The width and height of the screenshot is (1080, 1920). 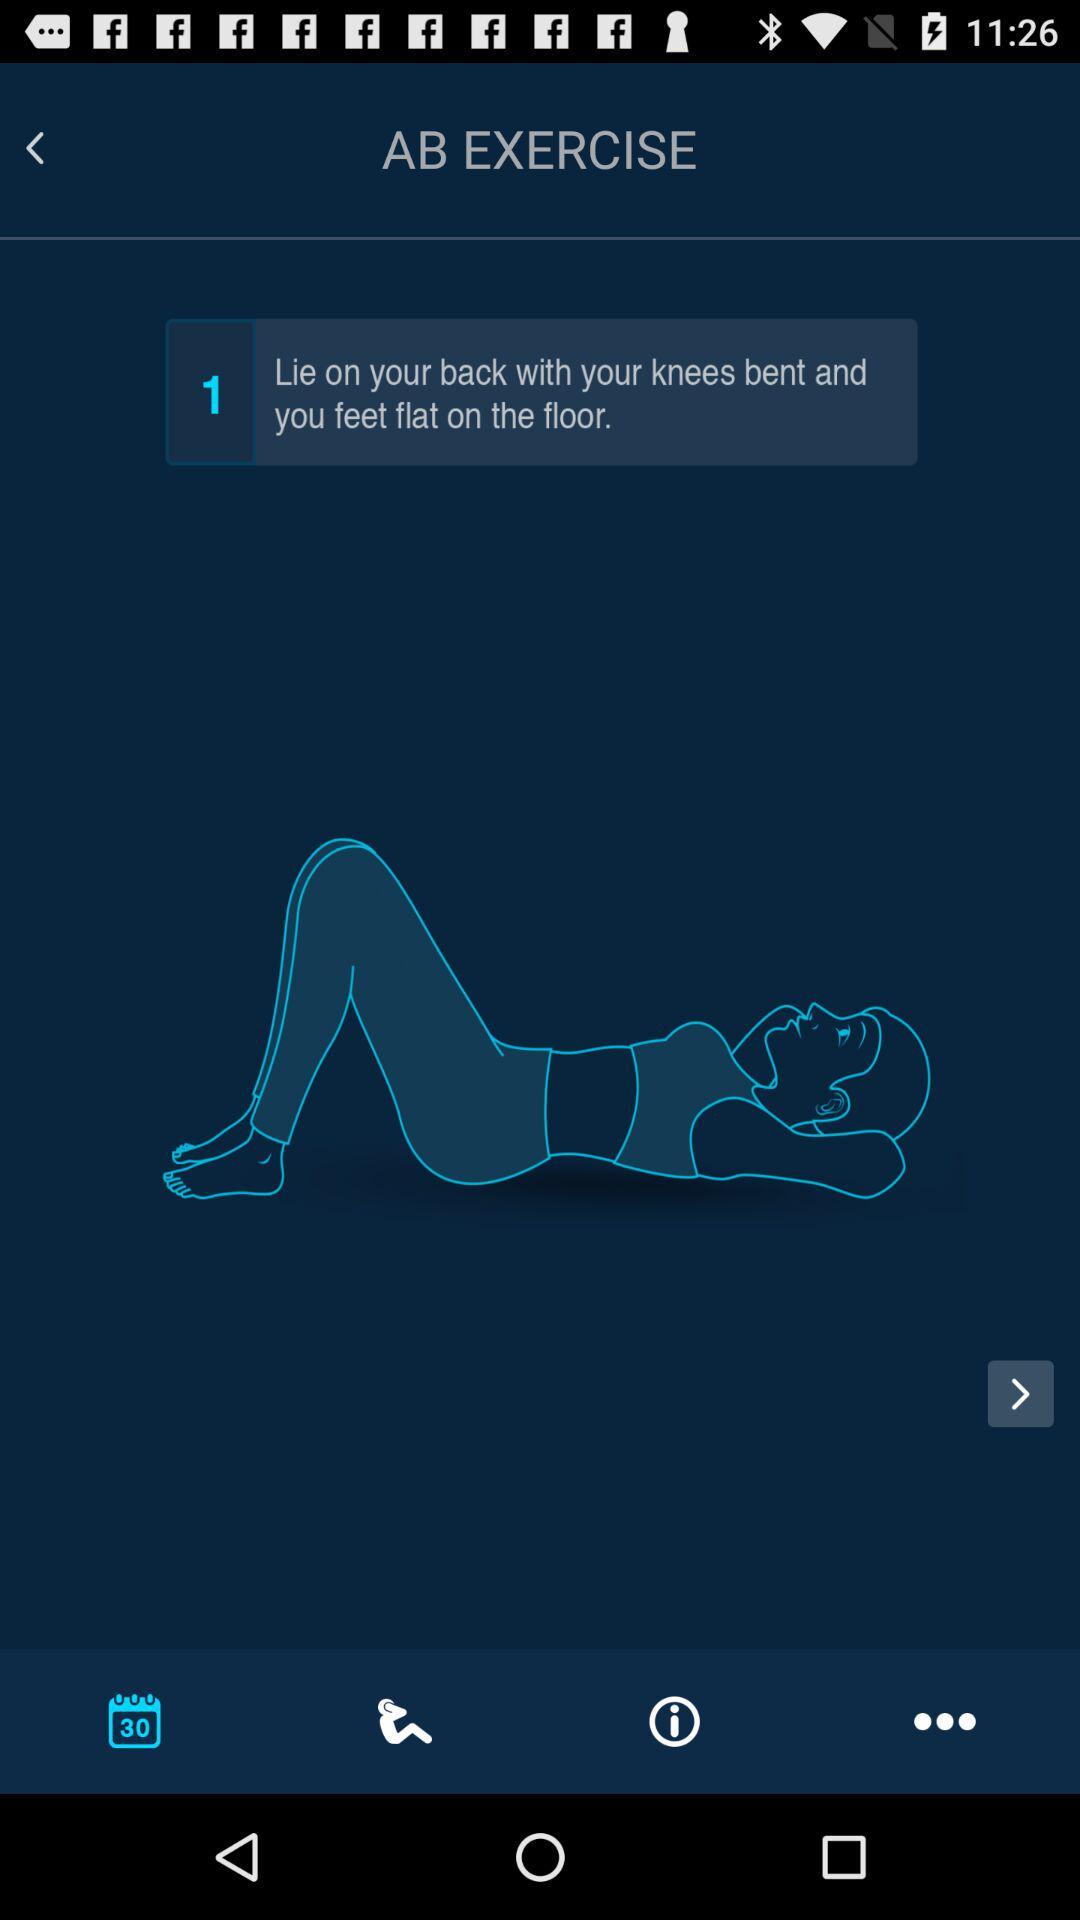 What do you see at coordinates (58, 147) in the screenshot?
I see `previous screen` at bounding box center [58, 147].